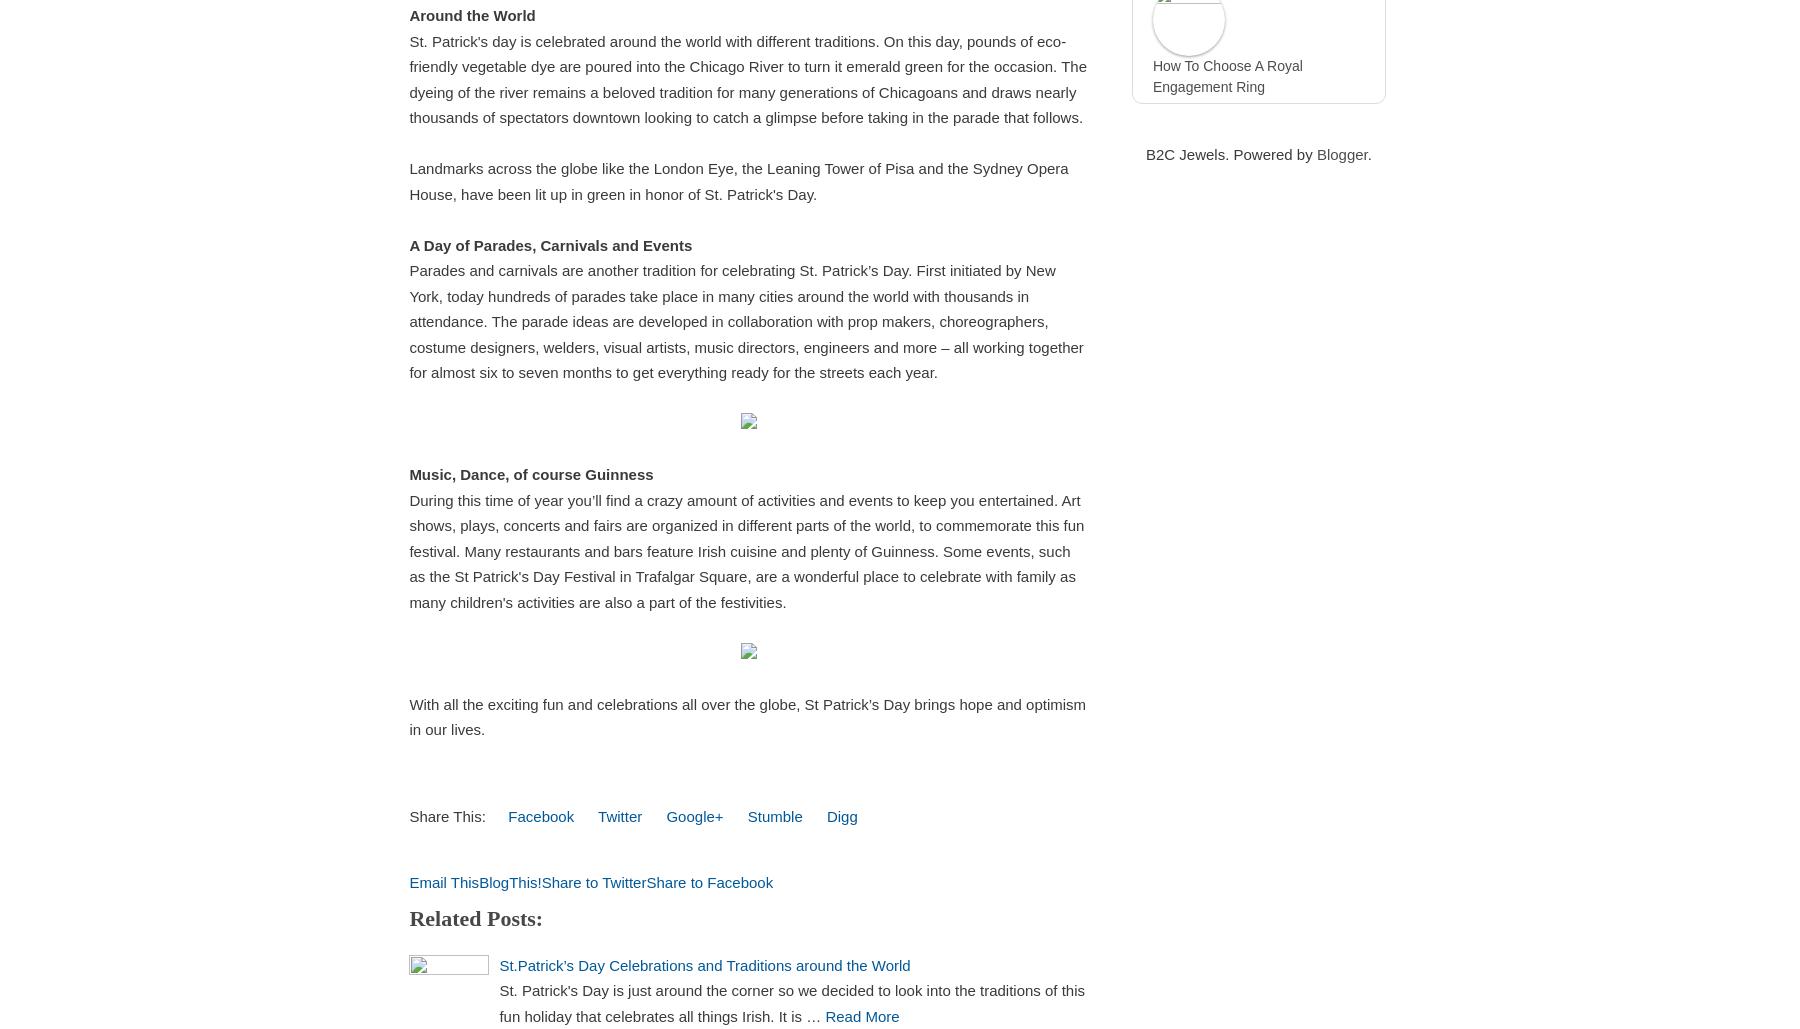 Image resolution: width=1800 pixels, height=1029 pixels. I want to click on '.', so click(1368, 154).